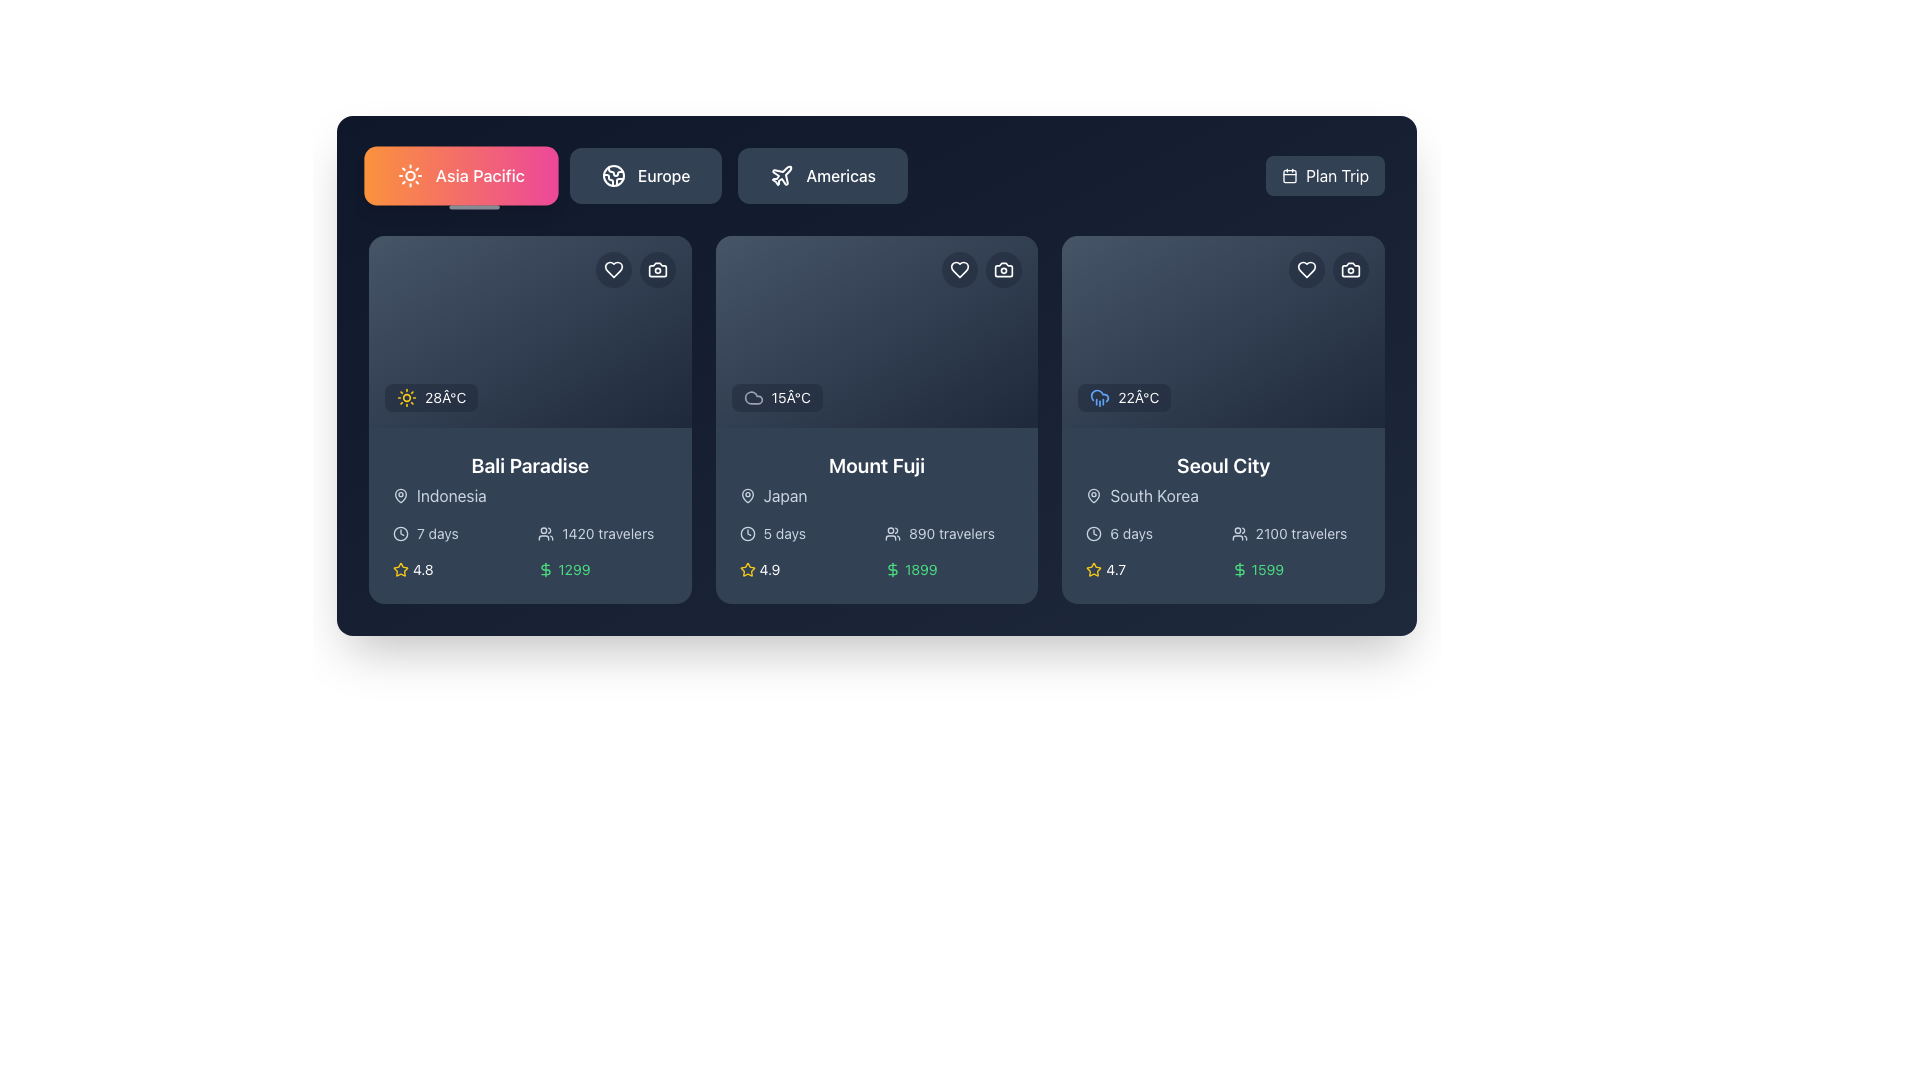  Describe the element at coordinates (612, 270) in the screenshot. I see `the 'like' icon in the top-right corner of the 'Bali Paradise' card` at that location.